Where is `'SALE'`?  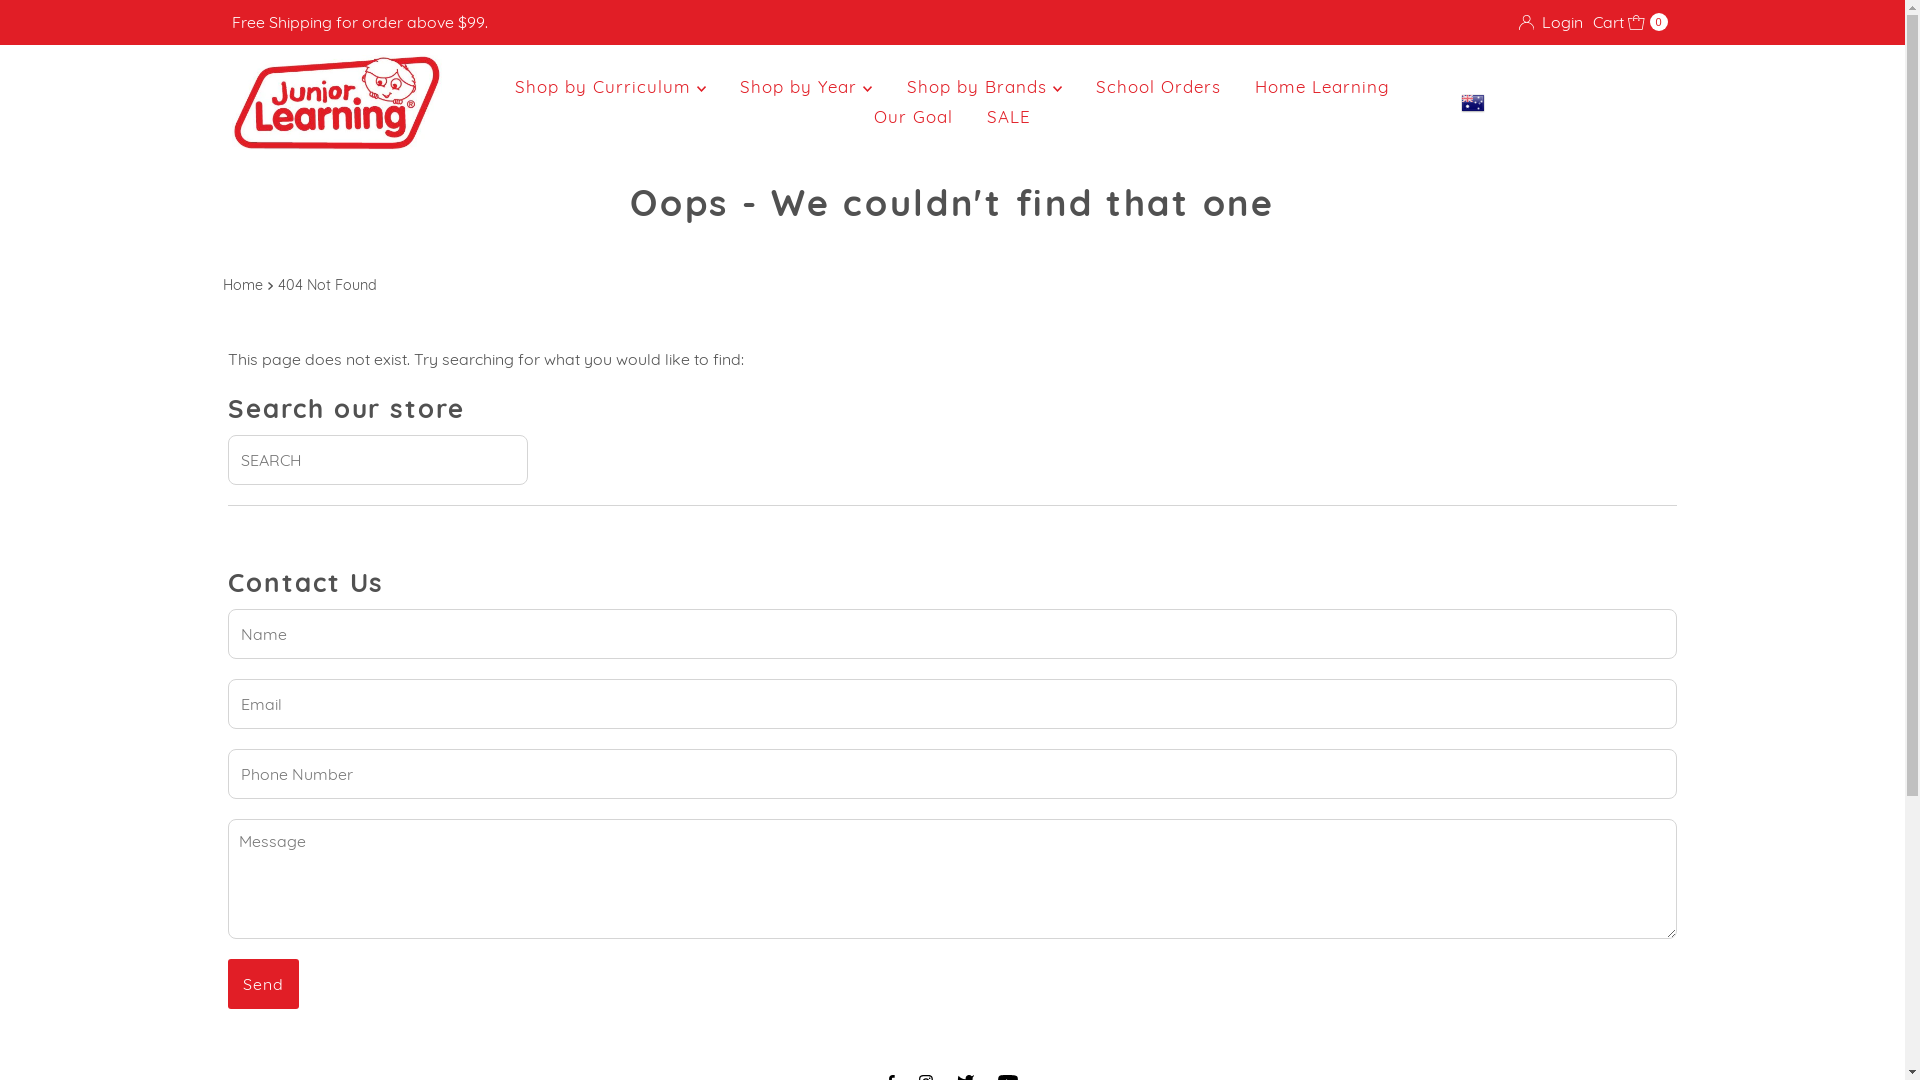
'SALE' is located at coordinates (1008, 116).